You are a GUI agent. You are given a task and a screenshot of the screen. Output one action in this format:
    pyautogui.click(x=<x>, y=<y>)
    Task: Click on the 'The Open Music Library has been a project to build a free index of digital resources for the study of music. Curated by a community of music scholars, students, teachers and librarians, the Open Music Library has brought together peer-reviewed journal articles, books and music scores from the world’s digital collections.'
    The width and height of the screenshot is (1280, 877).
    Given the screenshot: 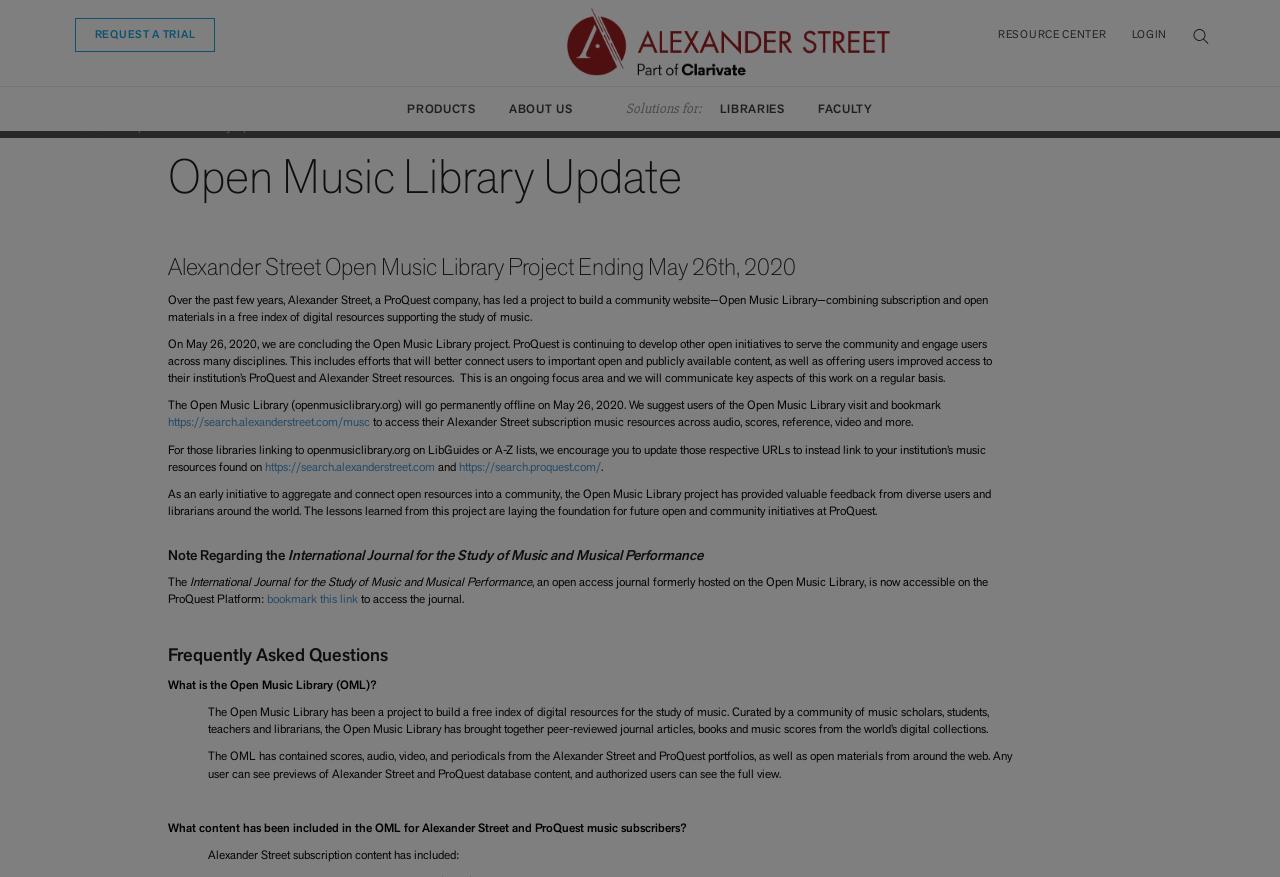 What is the action you would take?
    pyautogui.click(x=596, y=719)
    